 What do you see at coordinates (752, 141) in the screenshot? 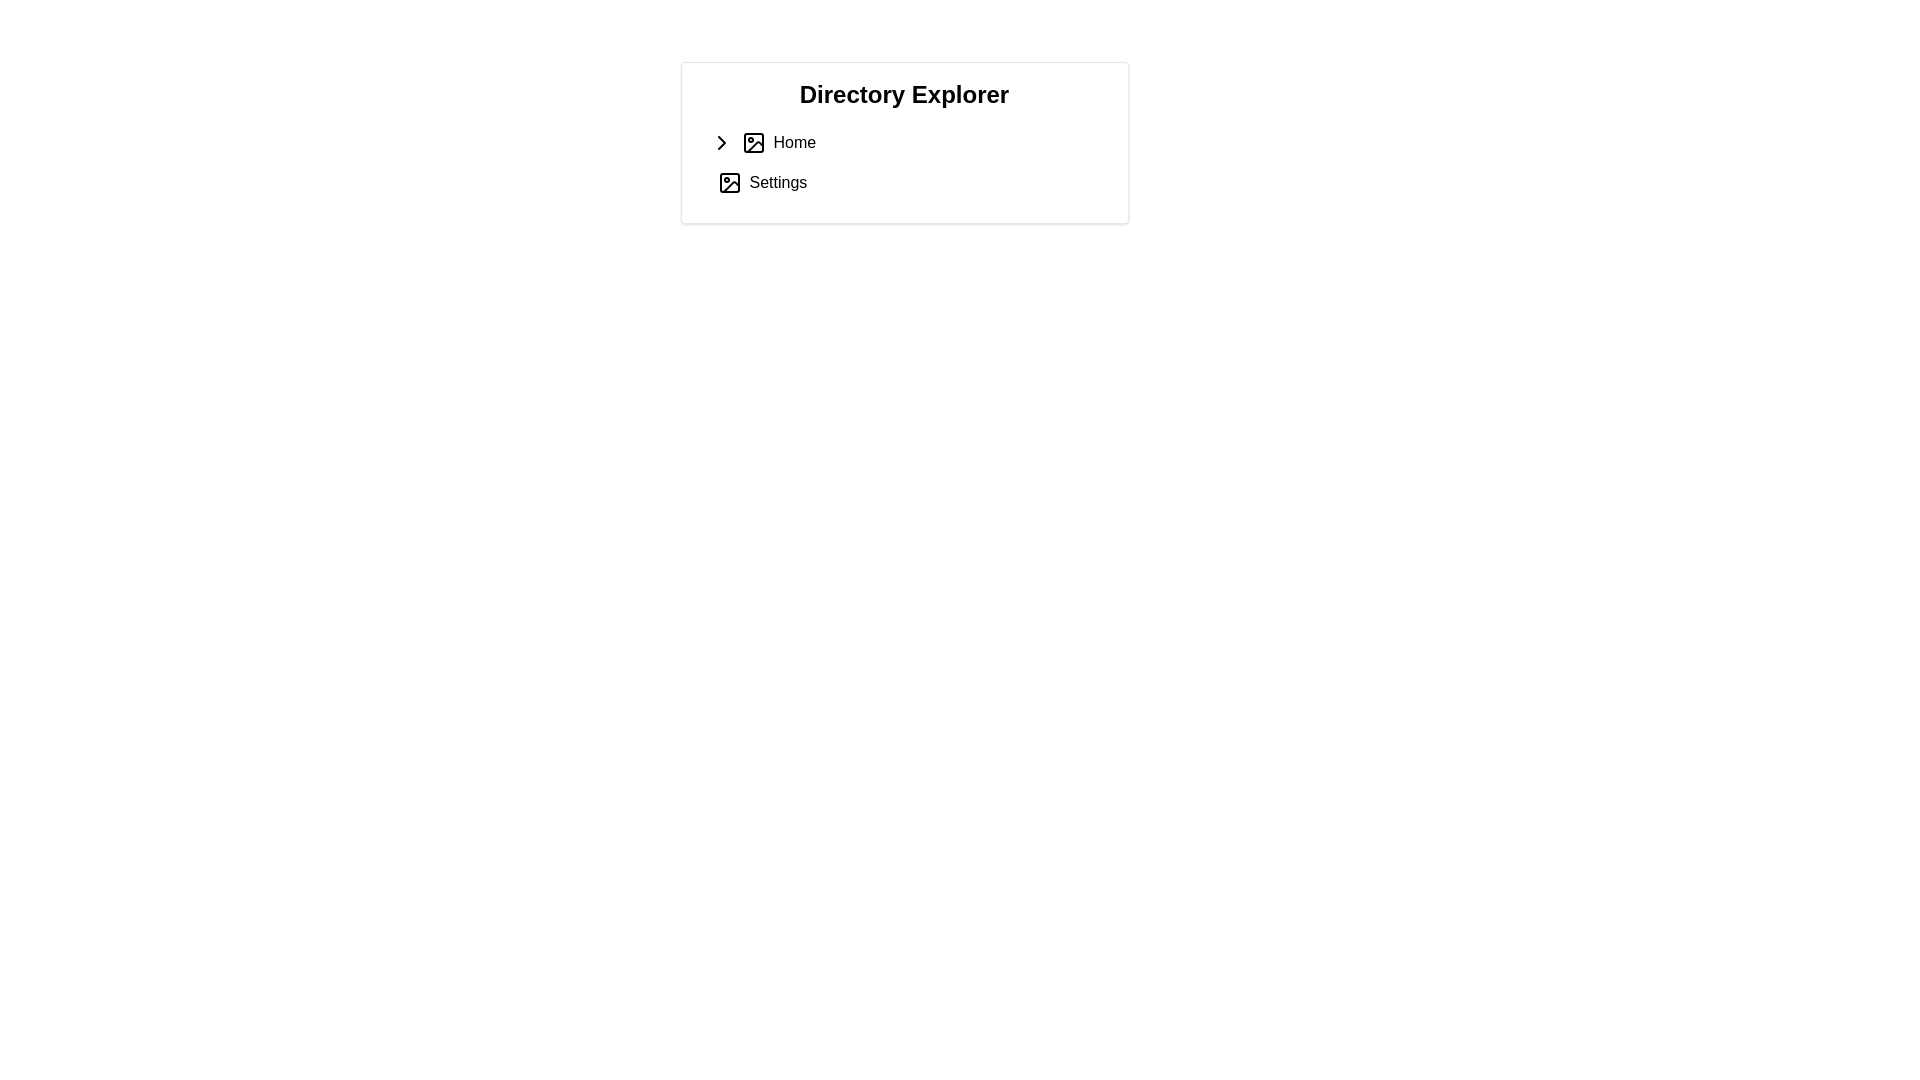
I see `the 'Home' icon in the 'Directory Explorer,' which is the second icon from the left, situated between the chevron icon and the 'Home' label text` at bounding box center [752, 141].